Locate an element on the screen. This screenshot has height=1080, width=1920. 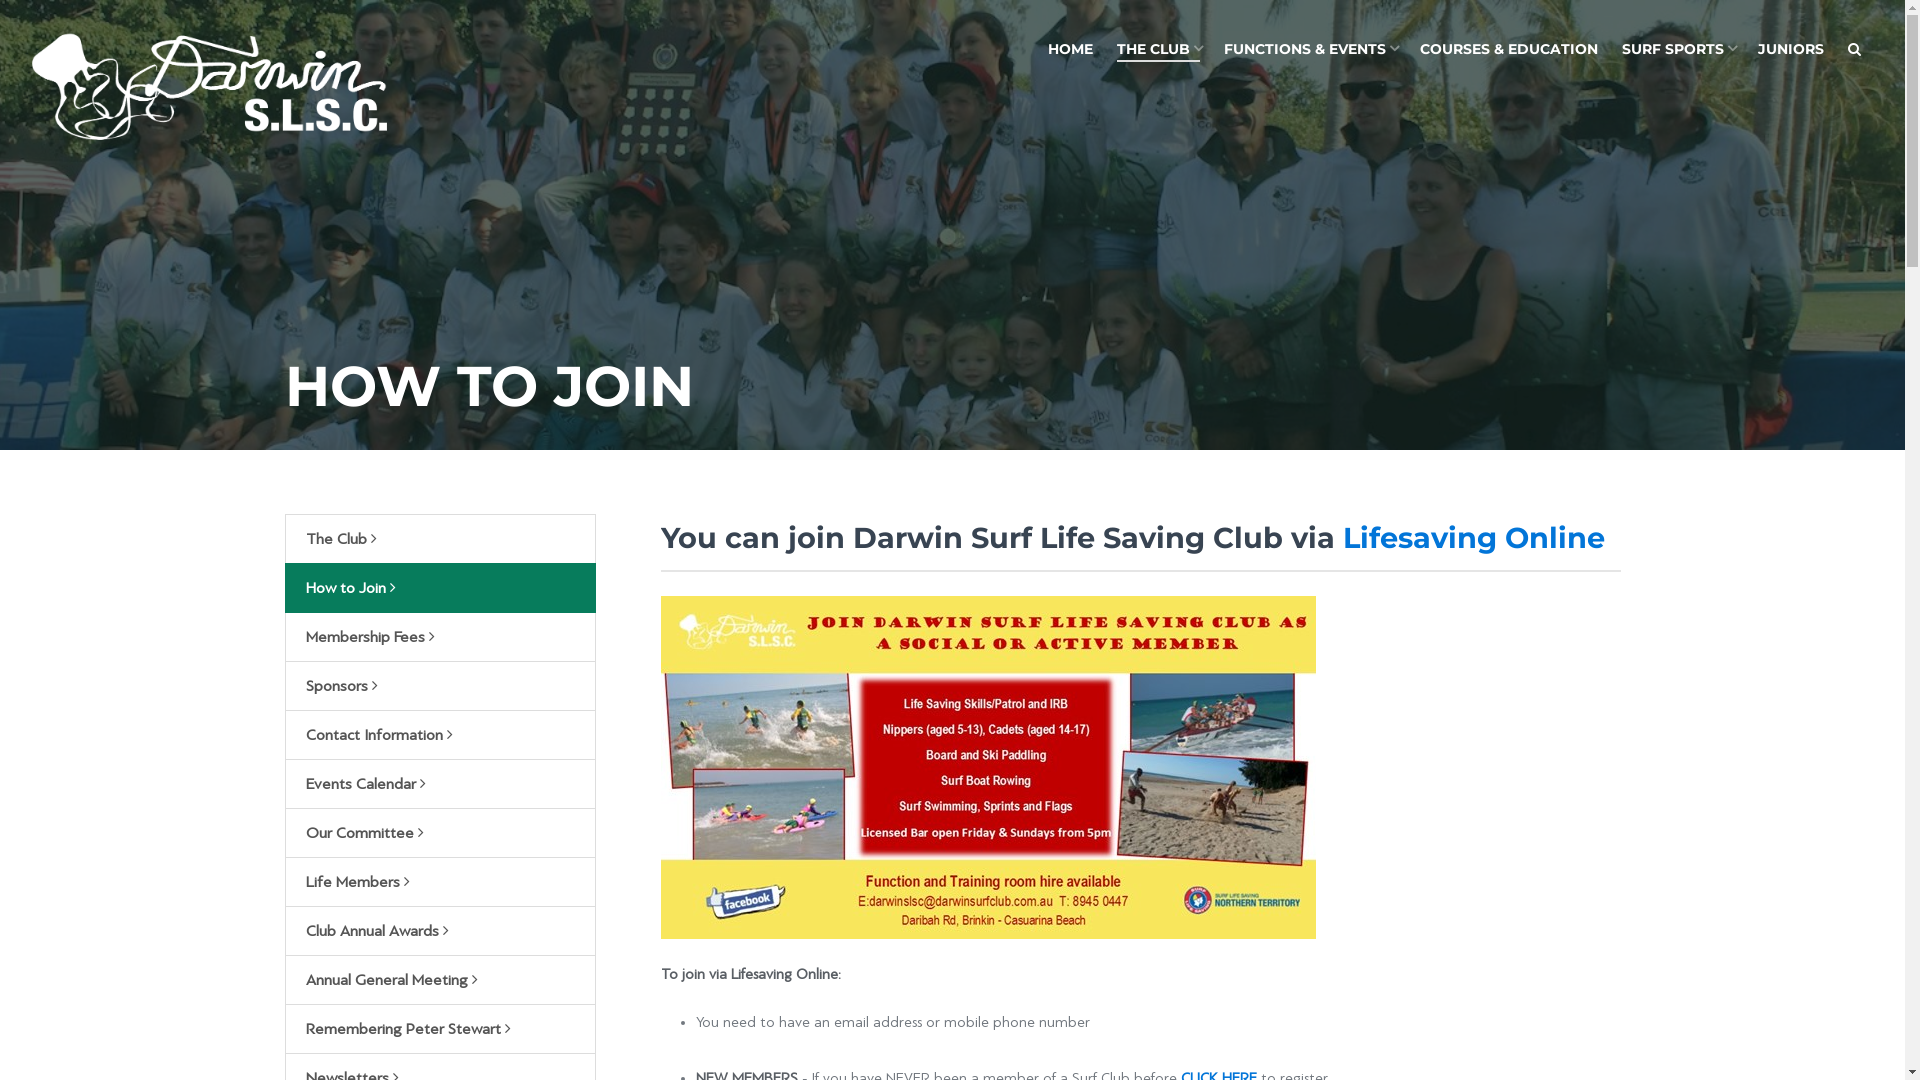
'Contact Information ' is located at coordinates (439, 735).